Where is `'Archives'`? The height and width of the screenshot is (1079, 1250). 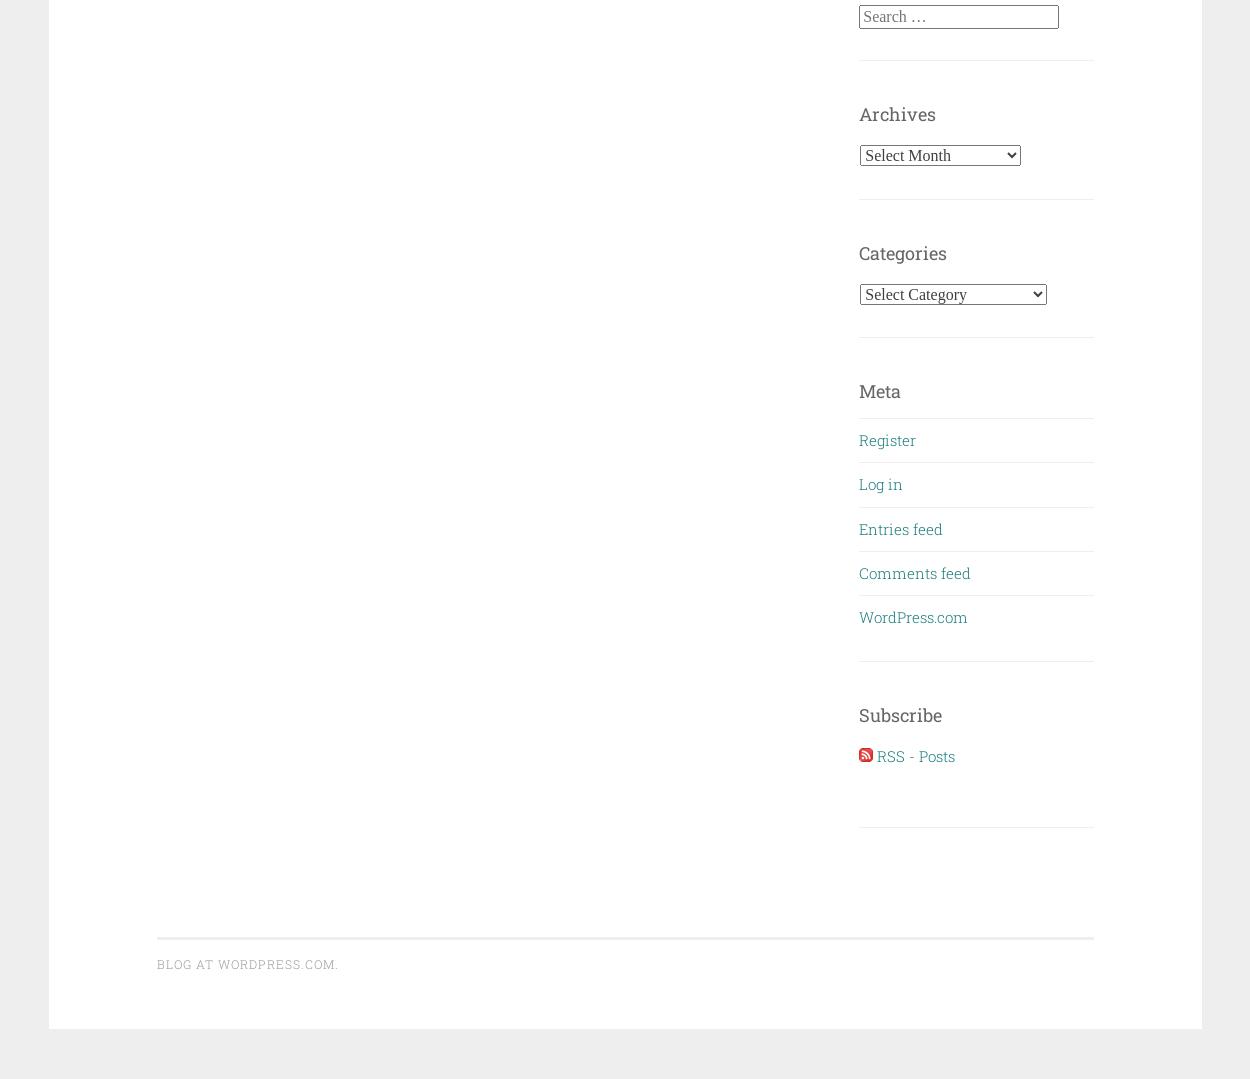 'Archives' is located at coordinates (897, 112).